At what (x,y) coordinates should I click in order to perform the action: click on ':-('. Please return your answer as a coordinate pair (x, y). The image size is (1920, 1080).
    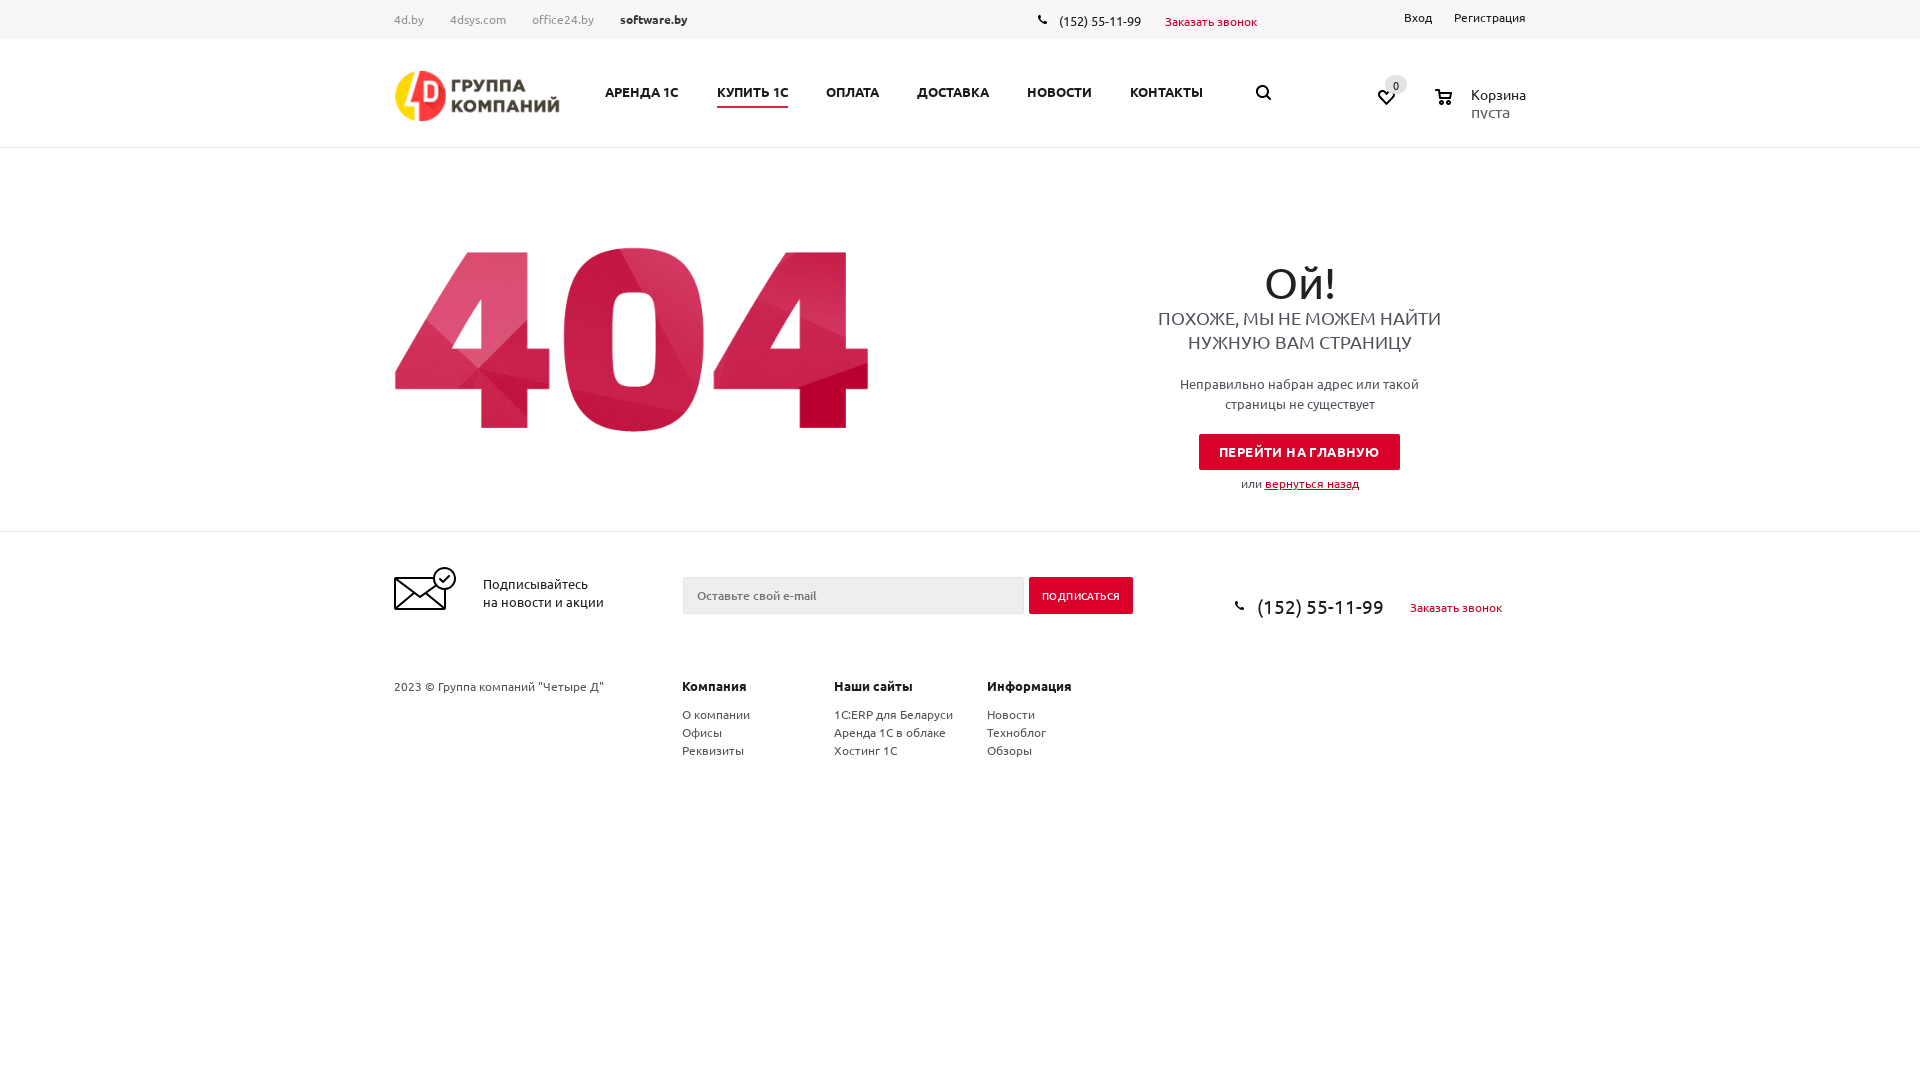
    Looking at the image, I should click on (630, 339).